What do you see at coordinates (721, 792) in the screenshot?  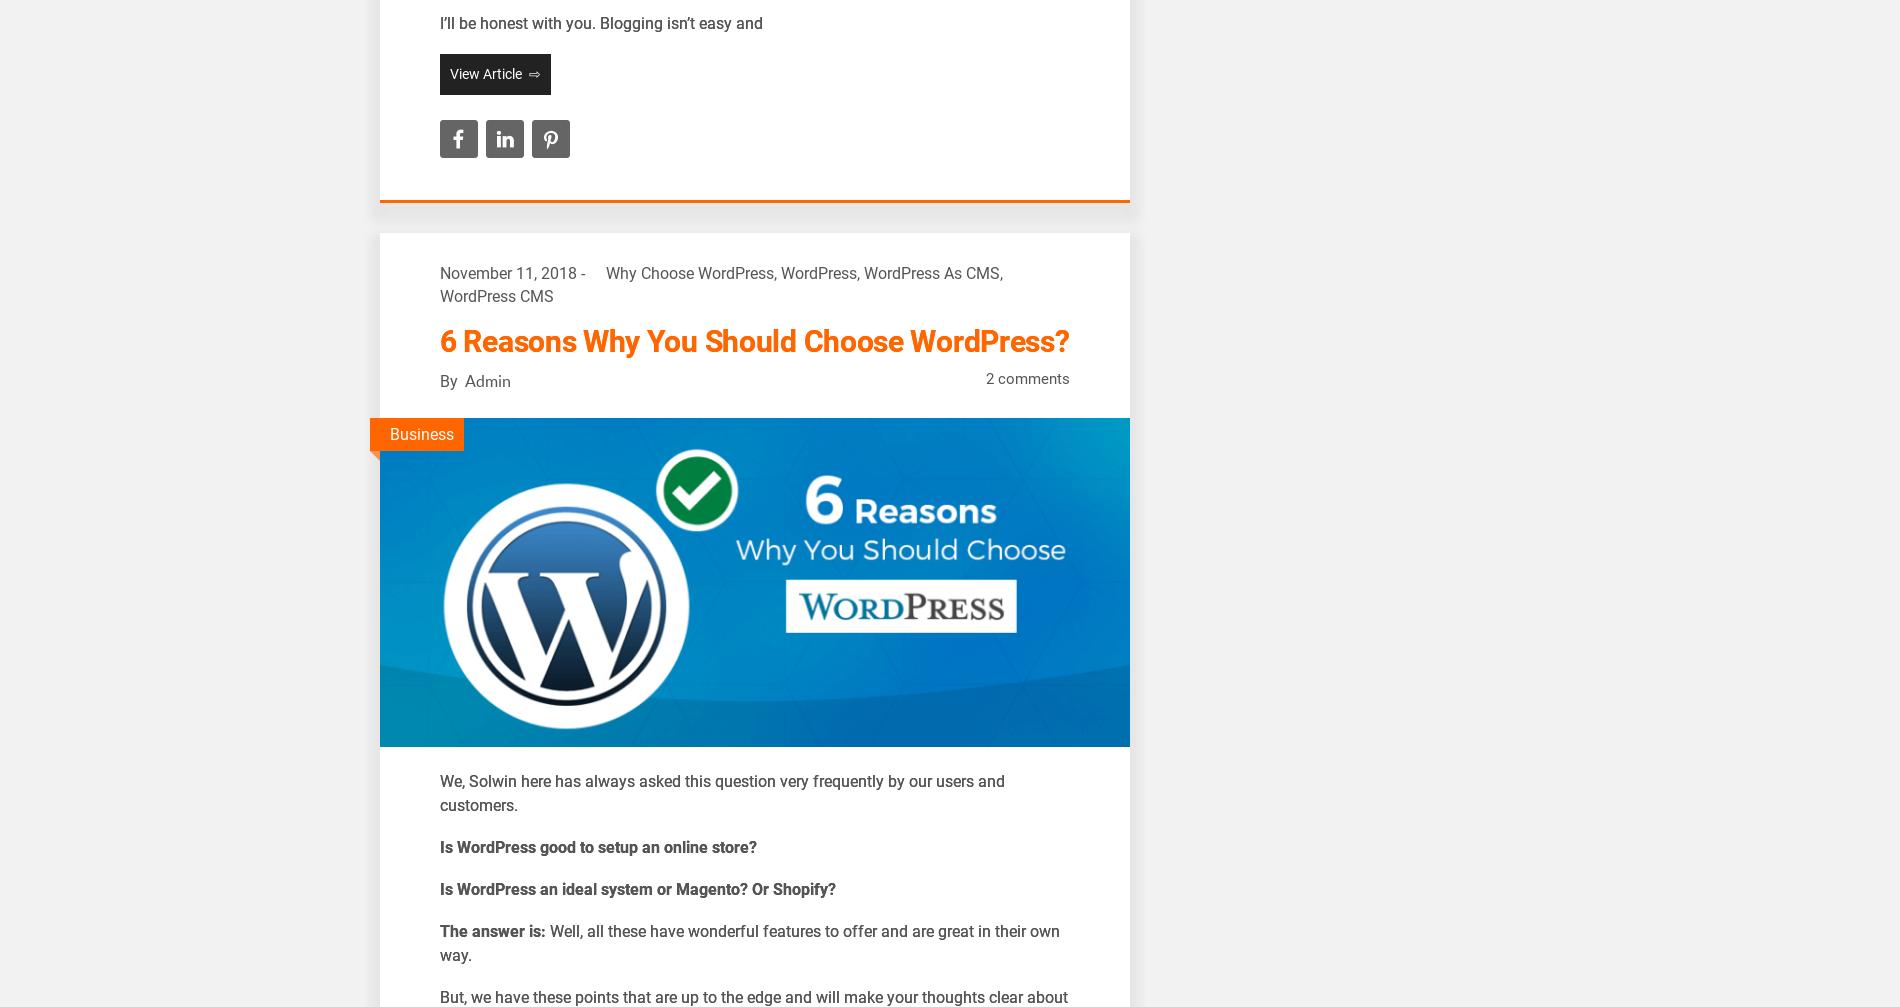 I see `'e, Solwin here has always asked this question very frequently by our users and customers.'` at bounding box center [721, 792].